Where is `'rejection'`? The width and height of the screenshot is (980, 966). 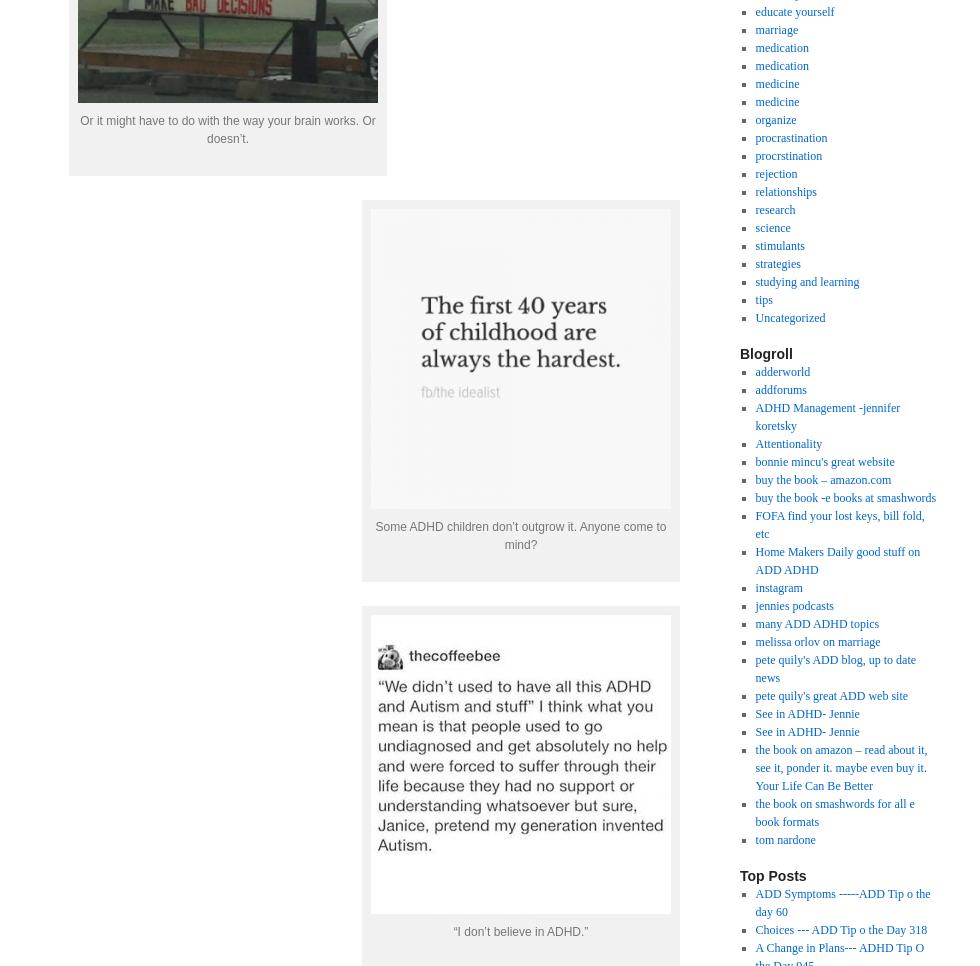 'rejection' is located at coordinates (775, 172).